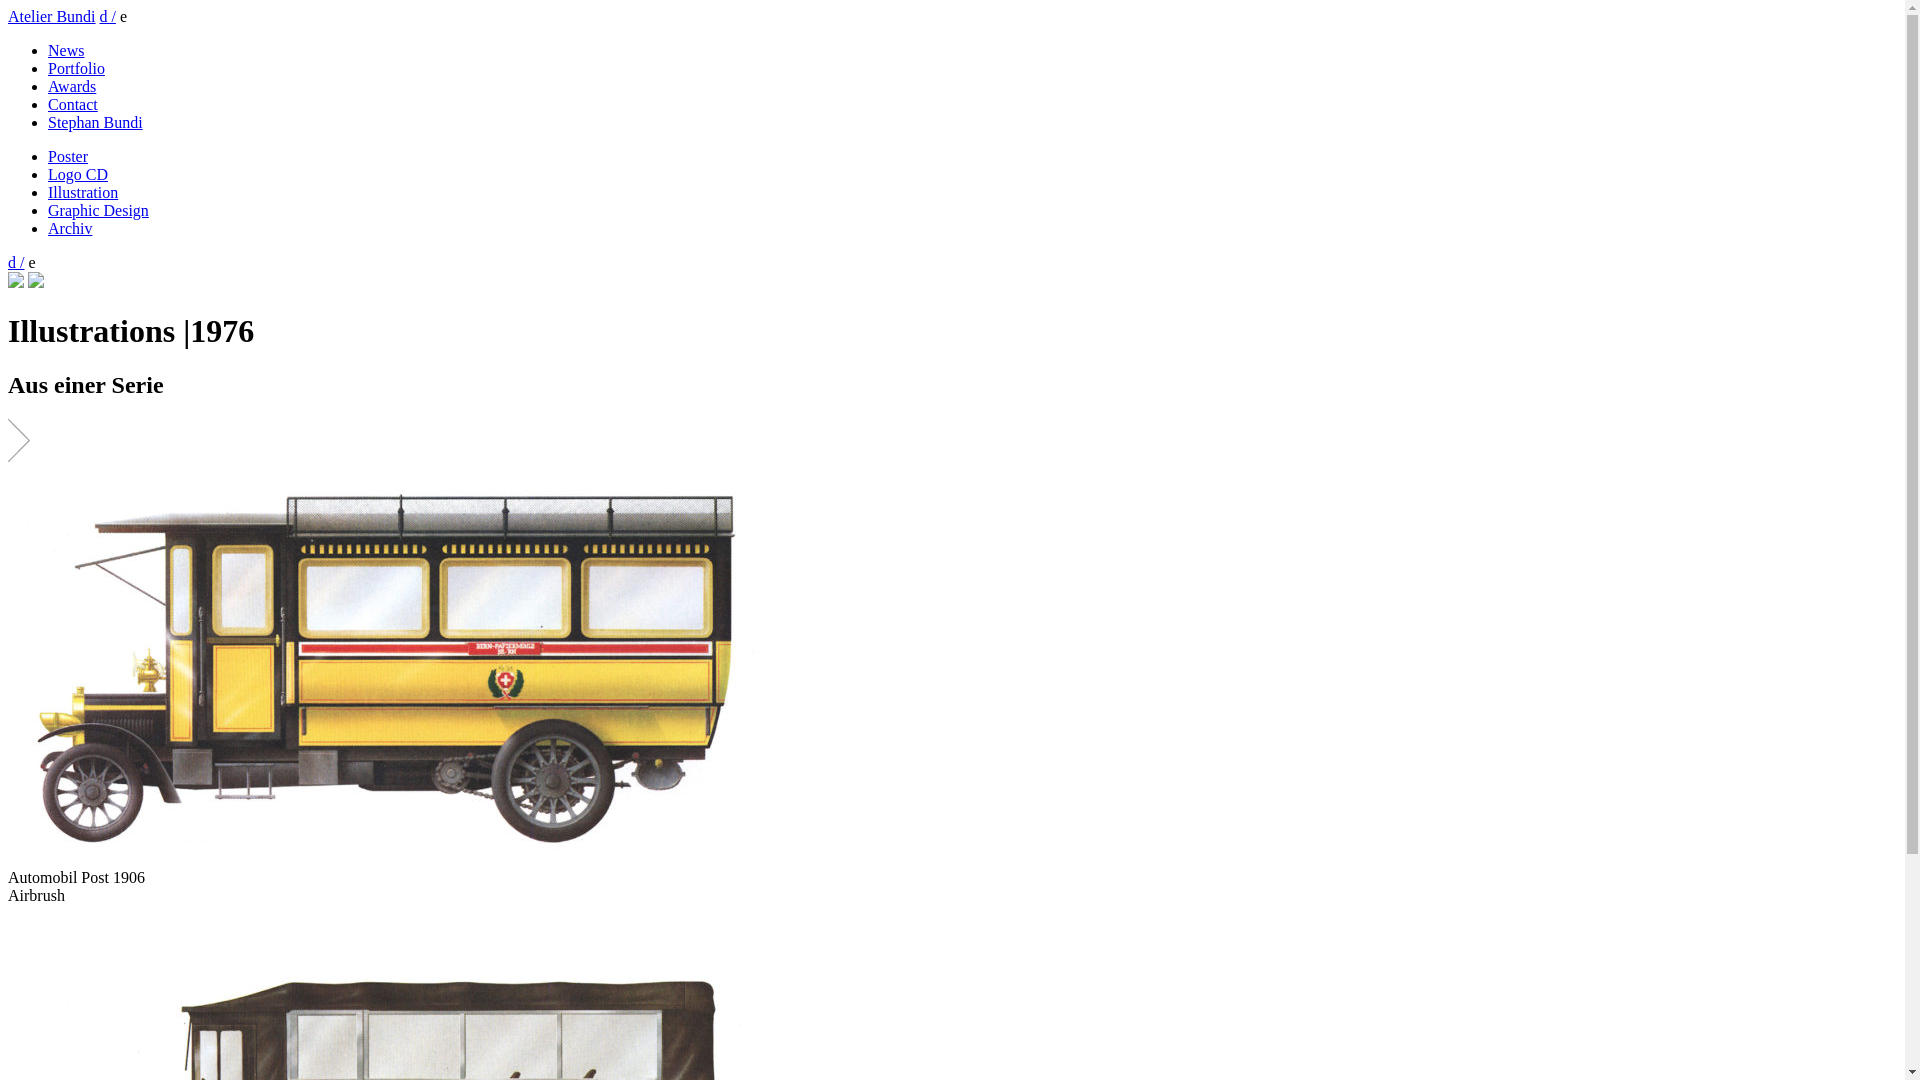 The image size is (1920, 1080). Describe the element at coordinates (392, 665) in the screenshot. I see `'Postautos-3'` at that location.